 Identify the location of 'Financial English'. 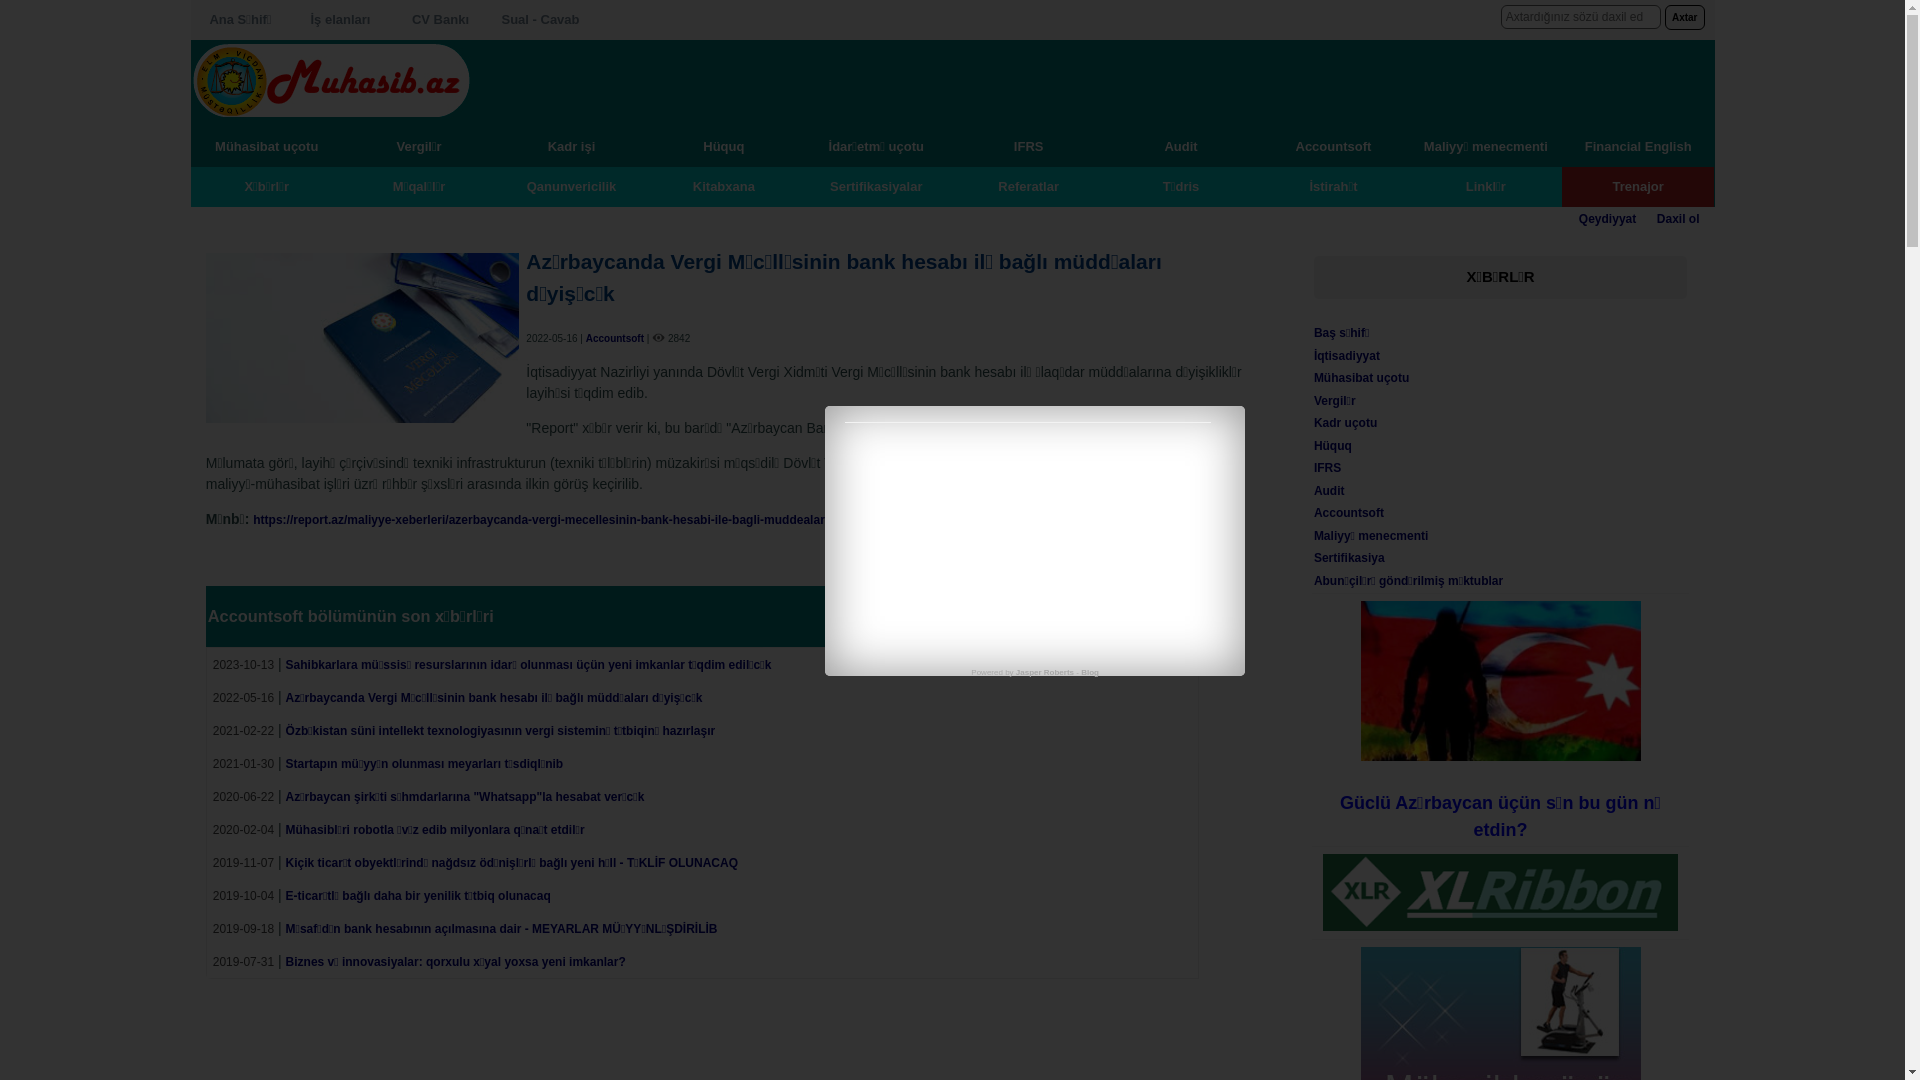
(1637, 145).